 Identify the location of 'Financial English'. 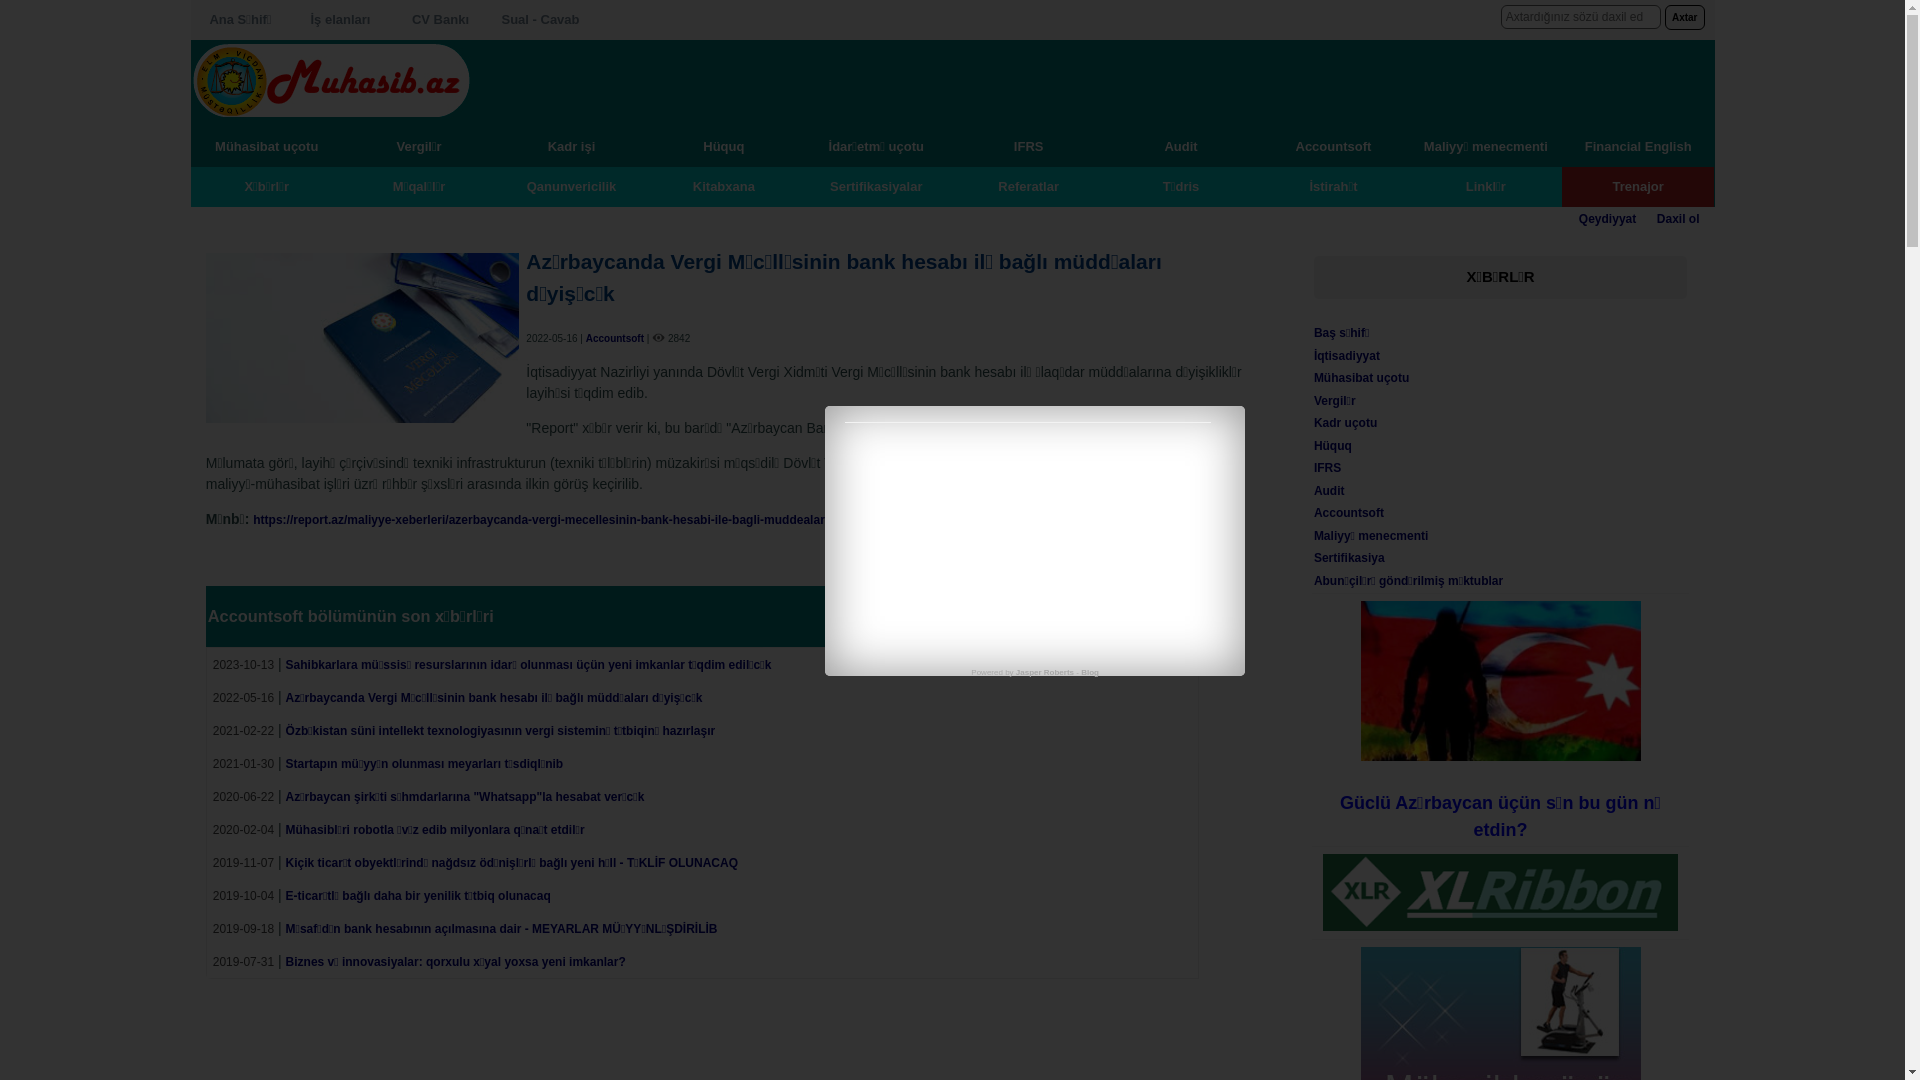
(1637, 145).